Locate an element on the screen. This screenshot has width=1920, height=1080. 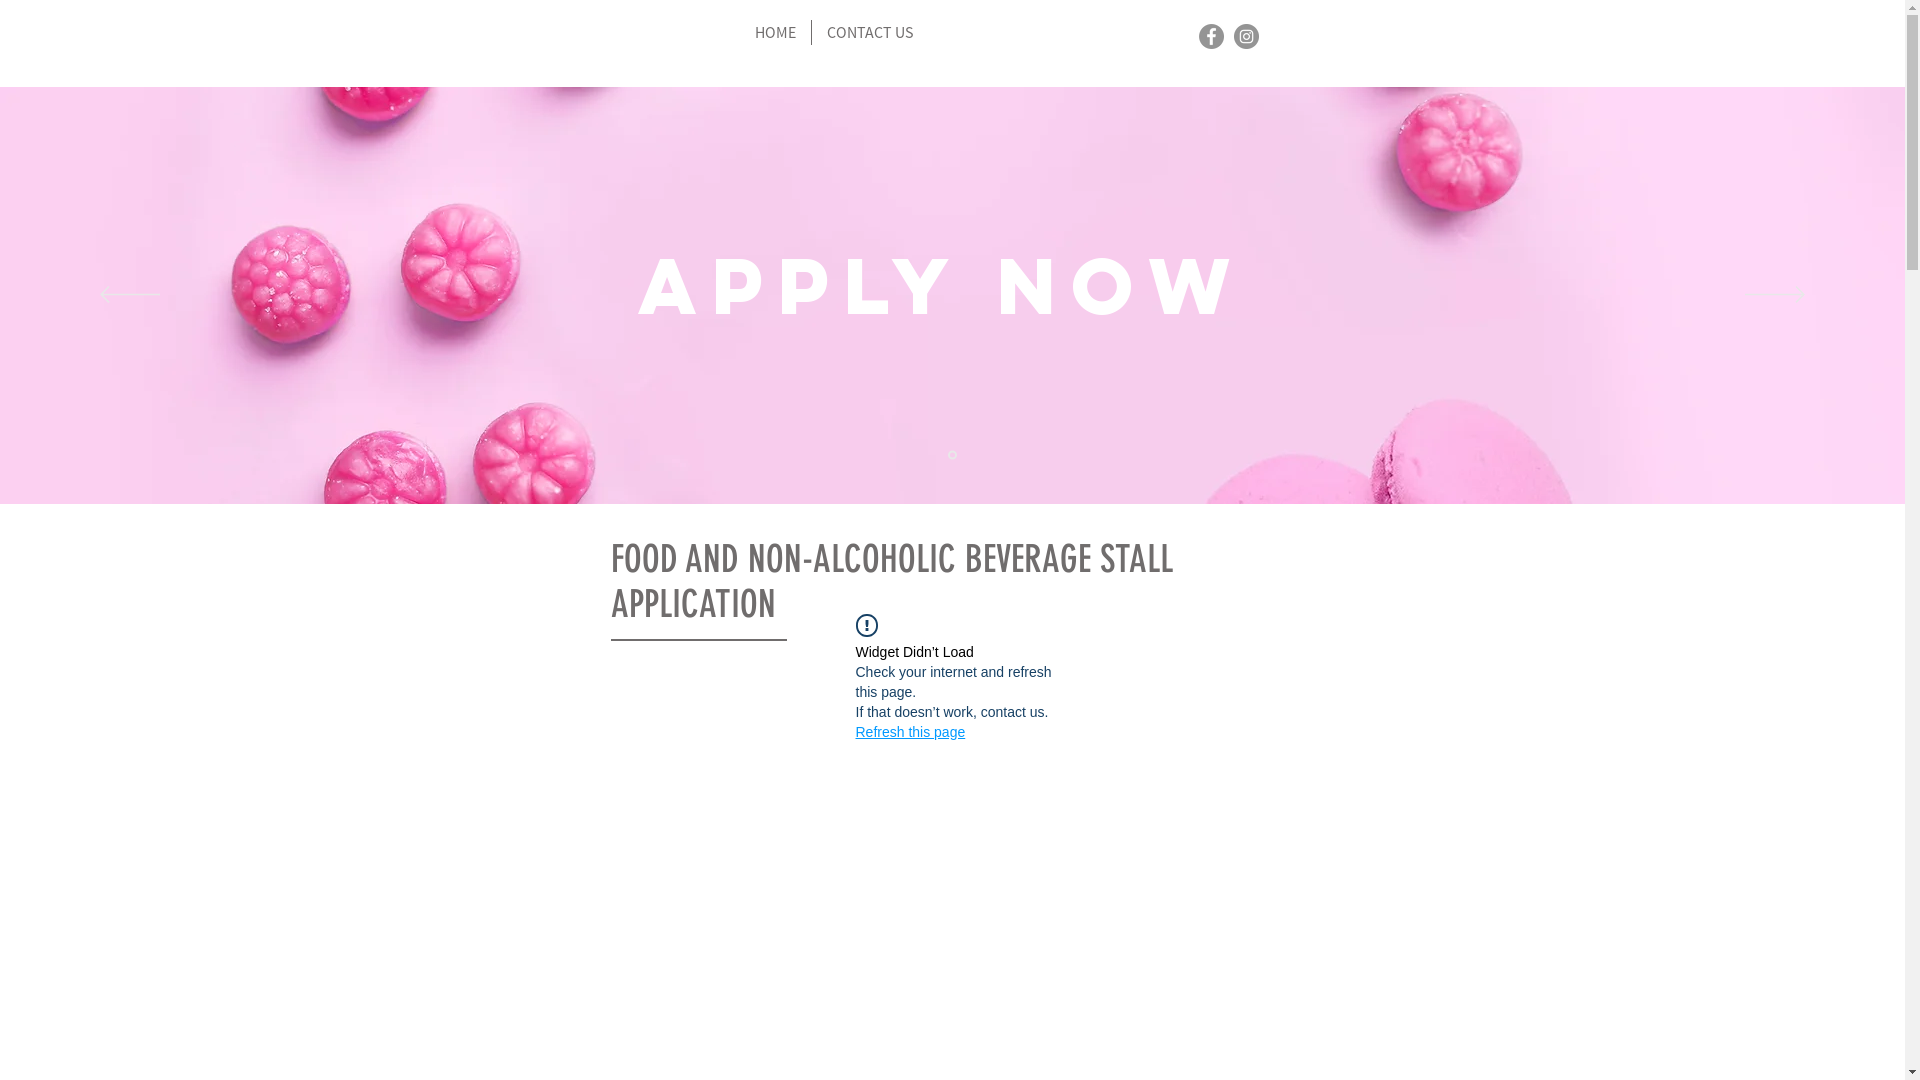
'CONTACT US' is located at coordinates (869, 32).